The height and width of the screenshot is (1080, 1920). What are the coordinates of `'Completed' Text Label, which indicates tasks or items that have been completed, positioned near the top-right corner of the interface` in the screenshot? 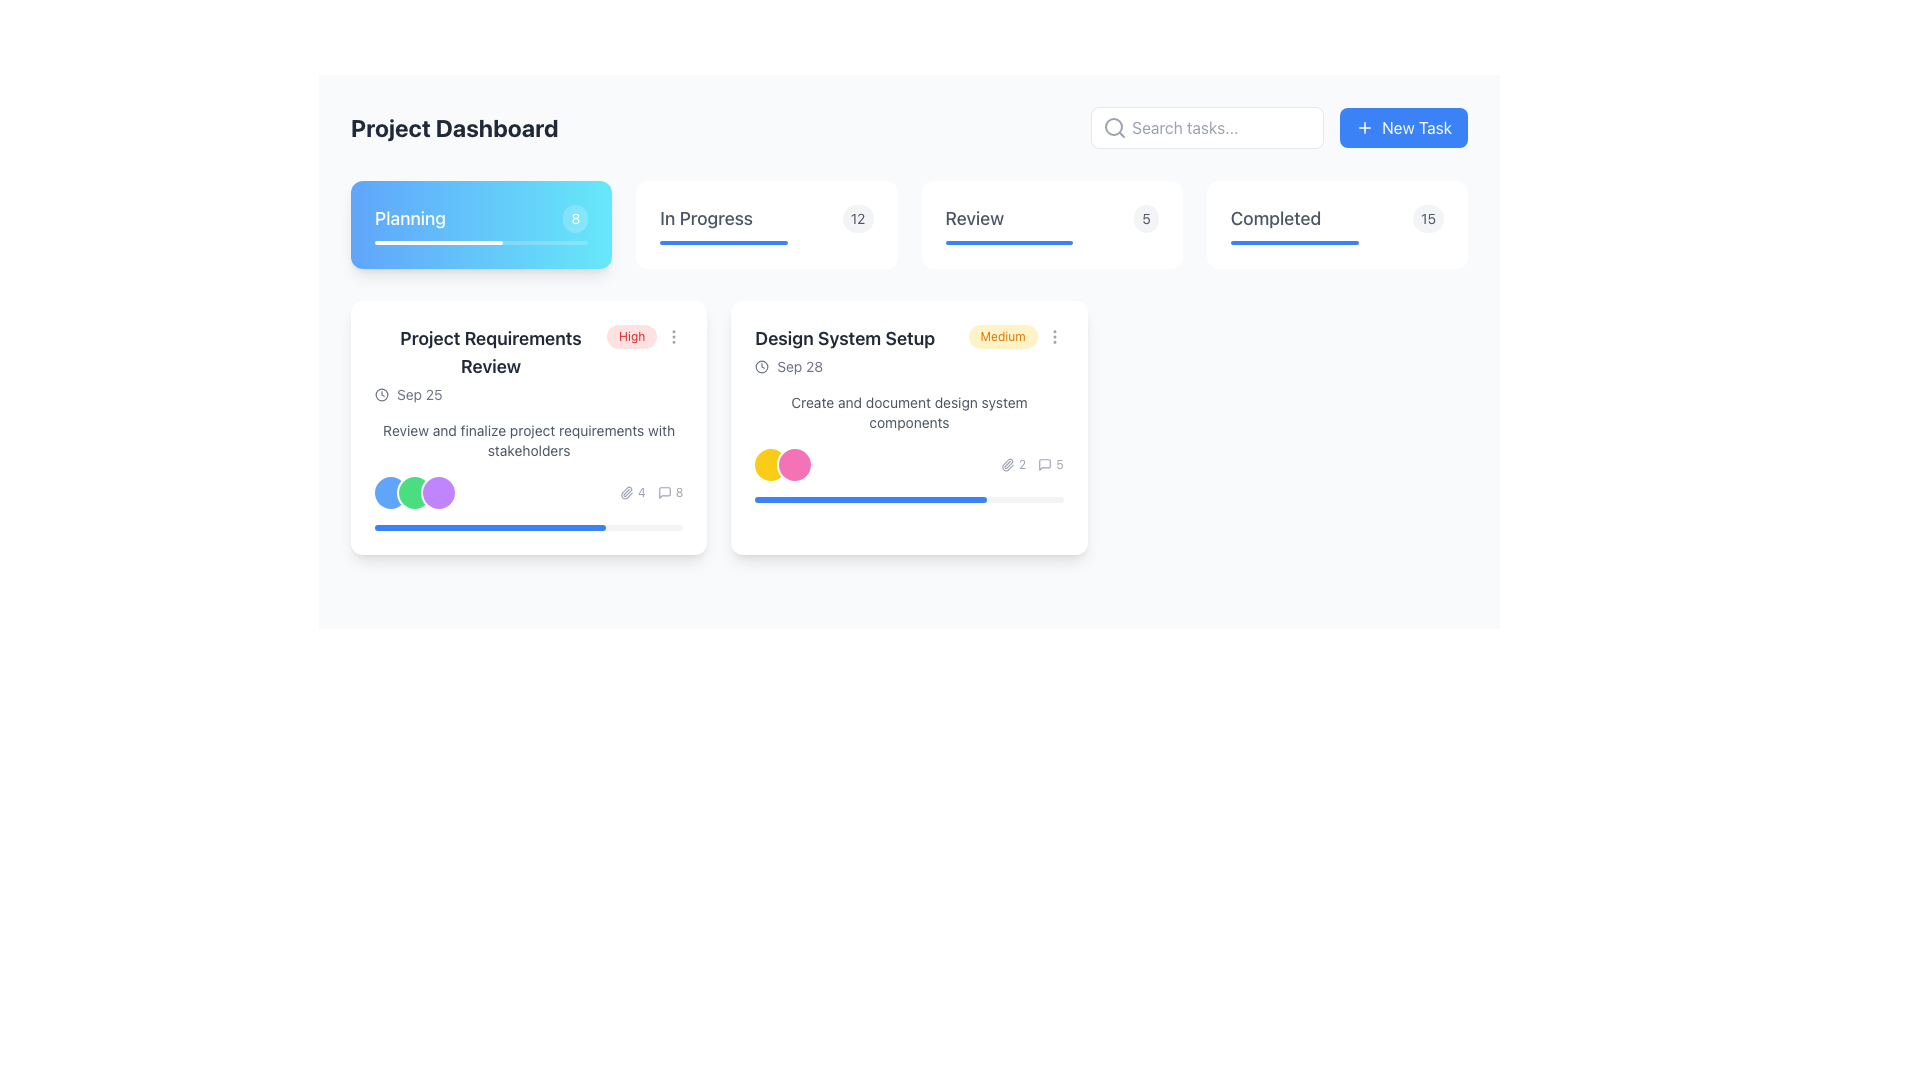 It's located at (1275, 219).